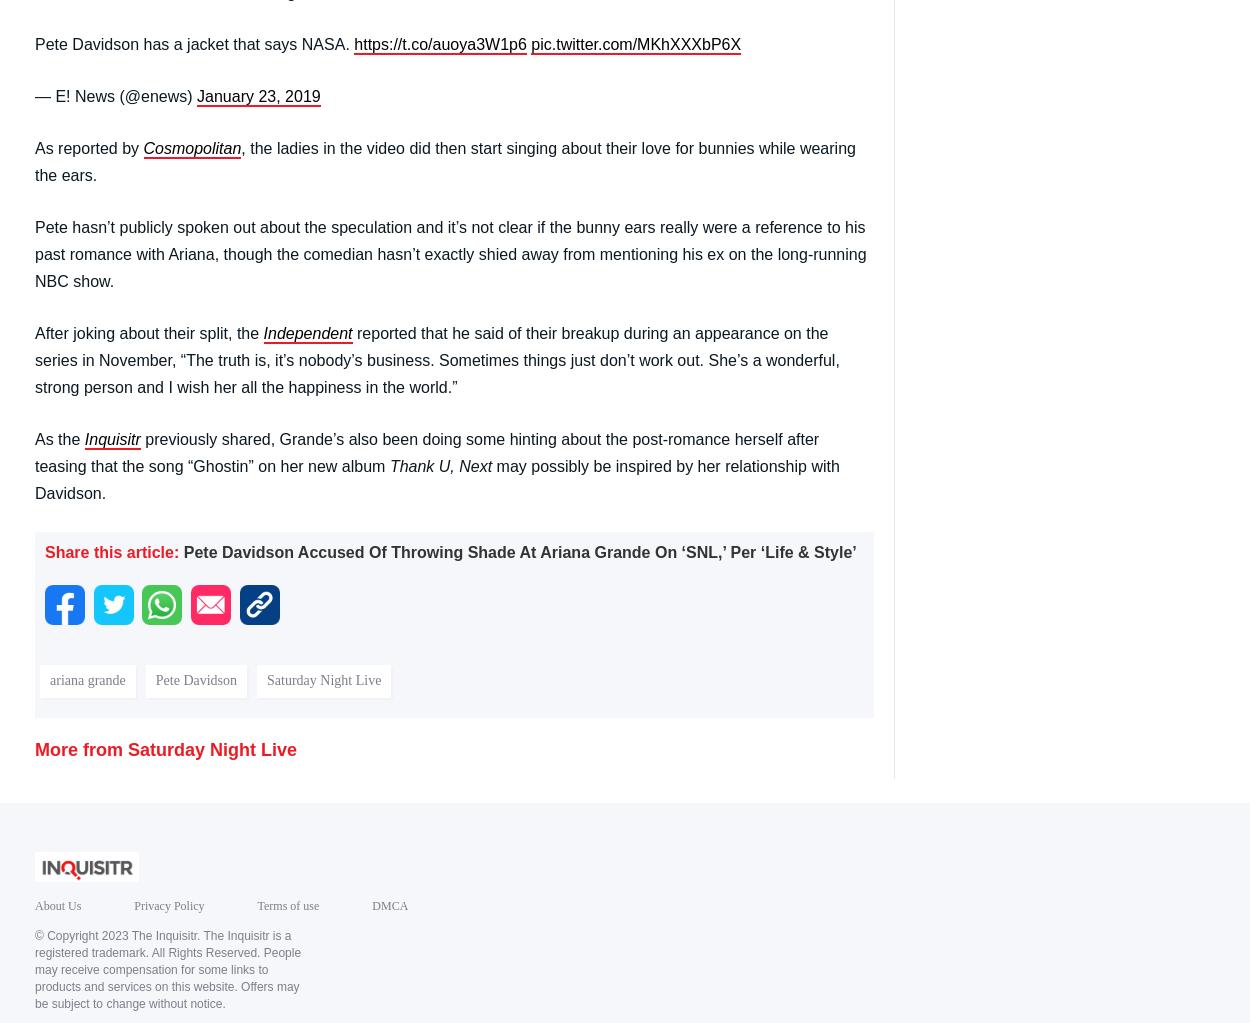 This screenshot has height=1023, width=1250. Describe the element at coordinates (437, 478) in the screenshot. I see `'may possibly be inspired by her relationship with Davidson.'` at that location.